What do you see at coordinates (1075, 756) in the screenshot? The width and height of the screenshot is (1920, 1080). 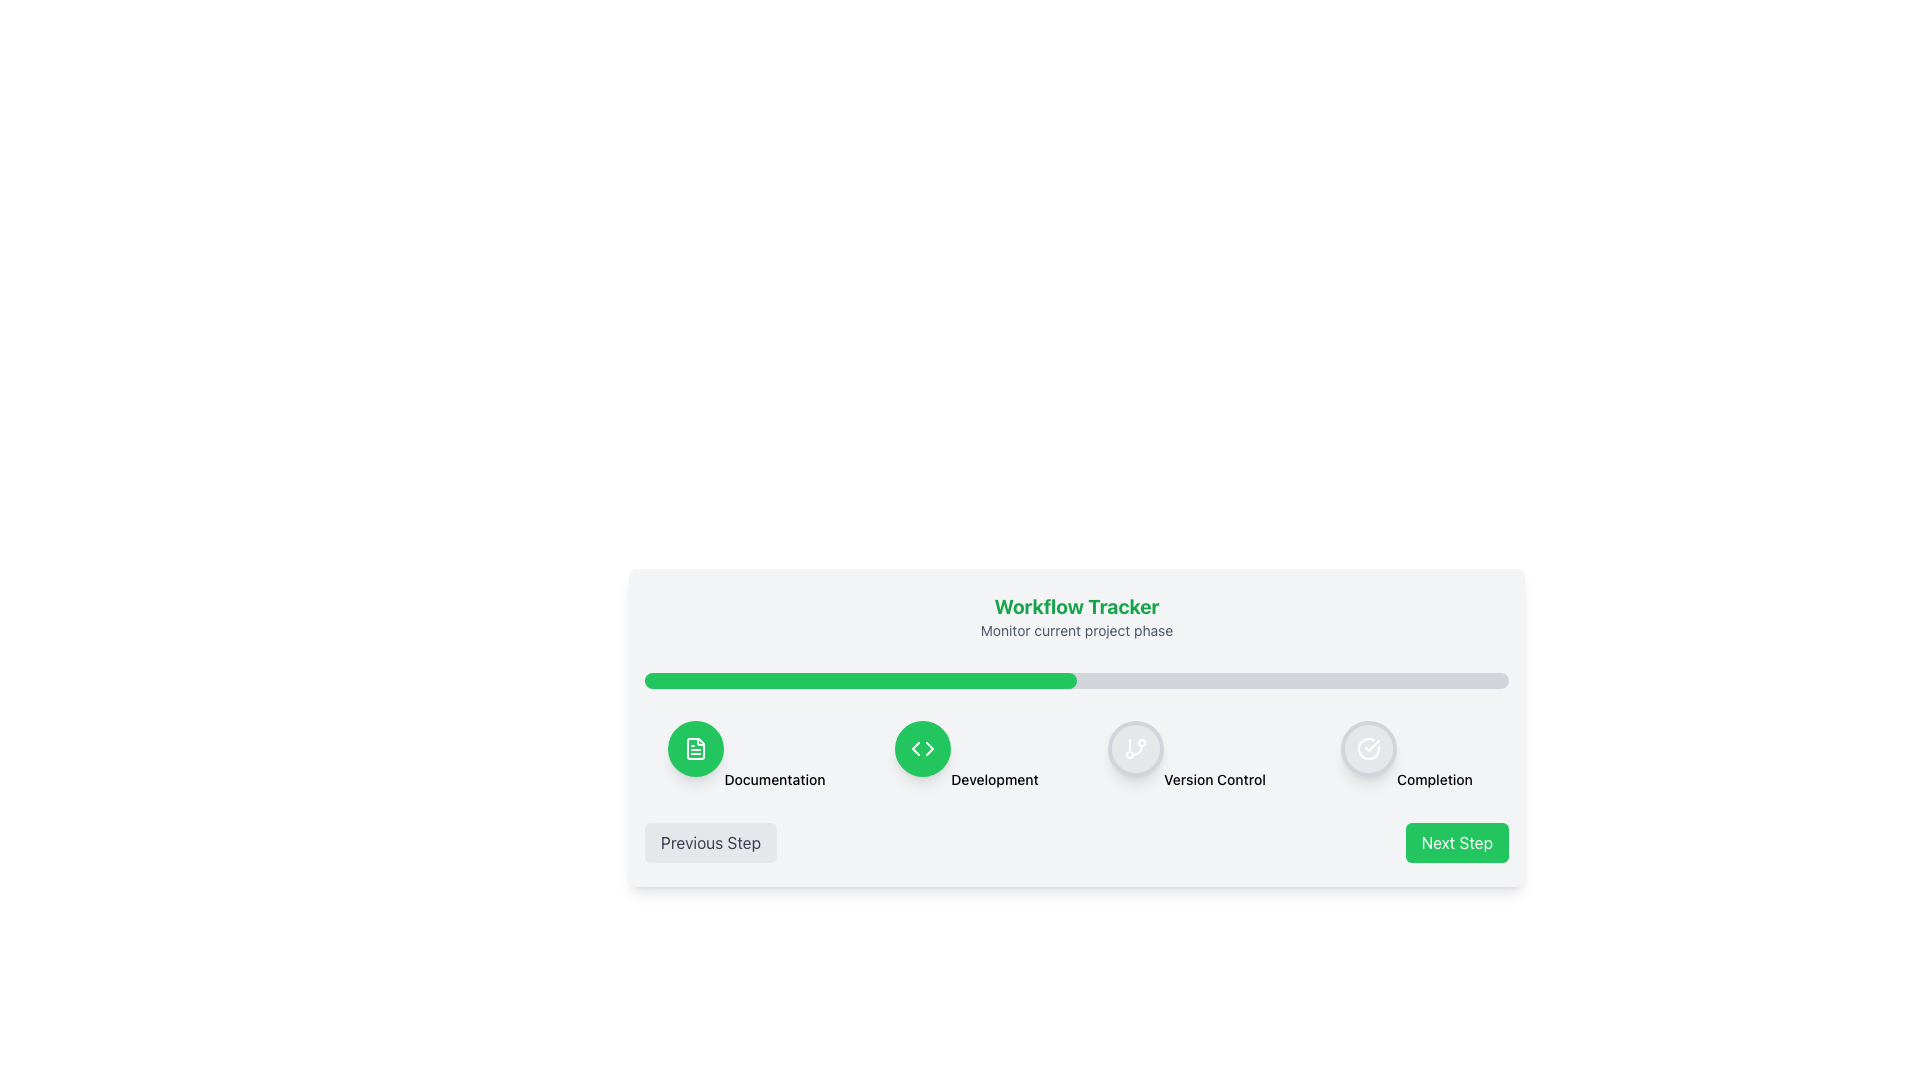 I see `the Grid element that visually represents project workflow stages, located in the middle-lower section of the interface, just below the progress bar and above the 'Previous Step' and 'Next Step' buttons` at bounding box center [1075, 756].